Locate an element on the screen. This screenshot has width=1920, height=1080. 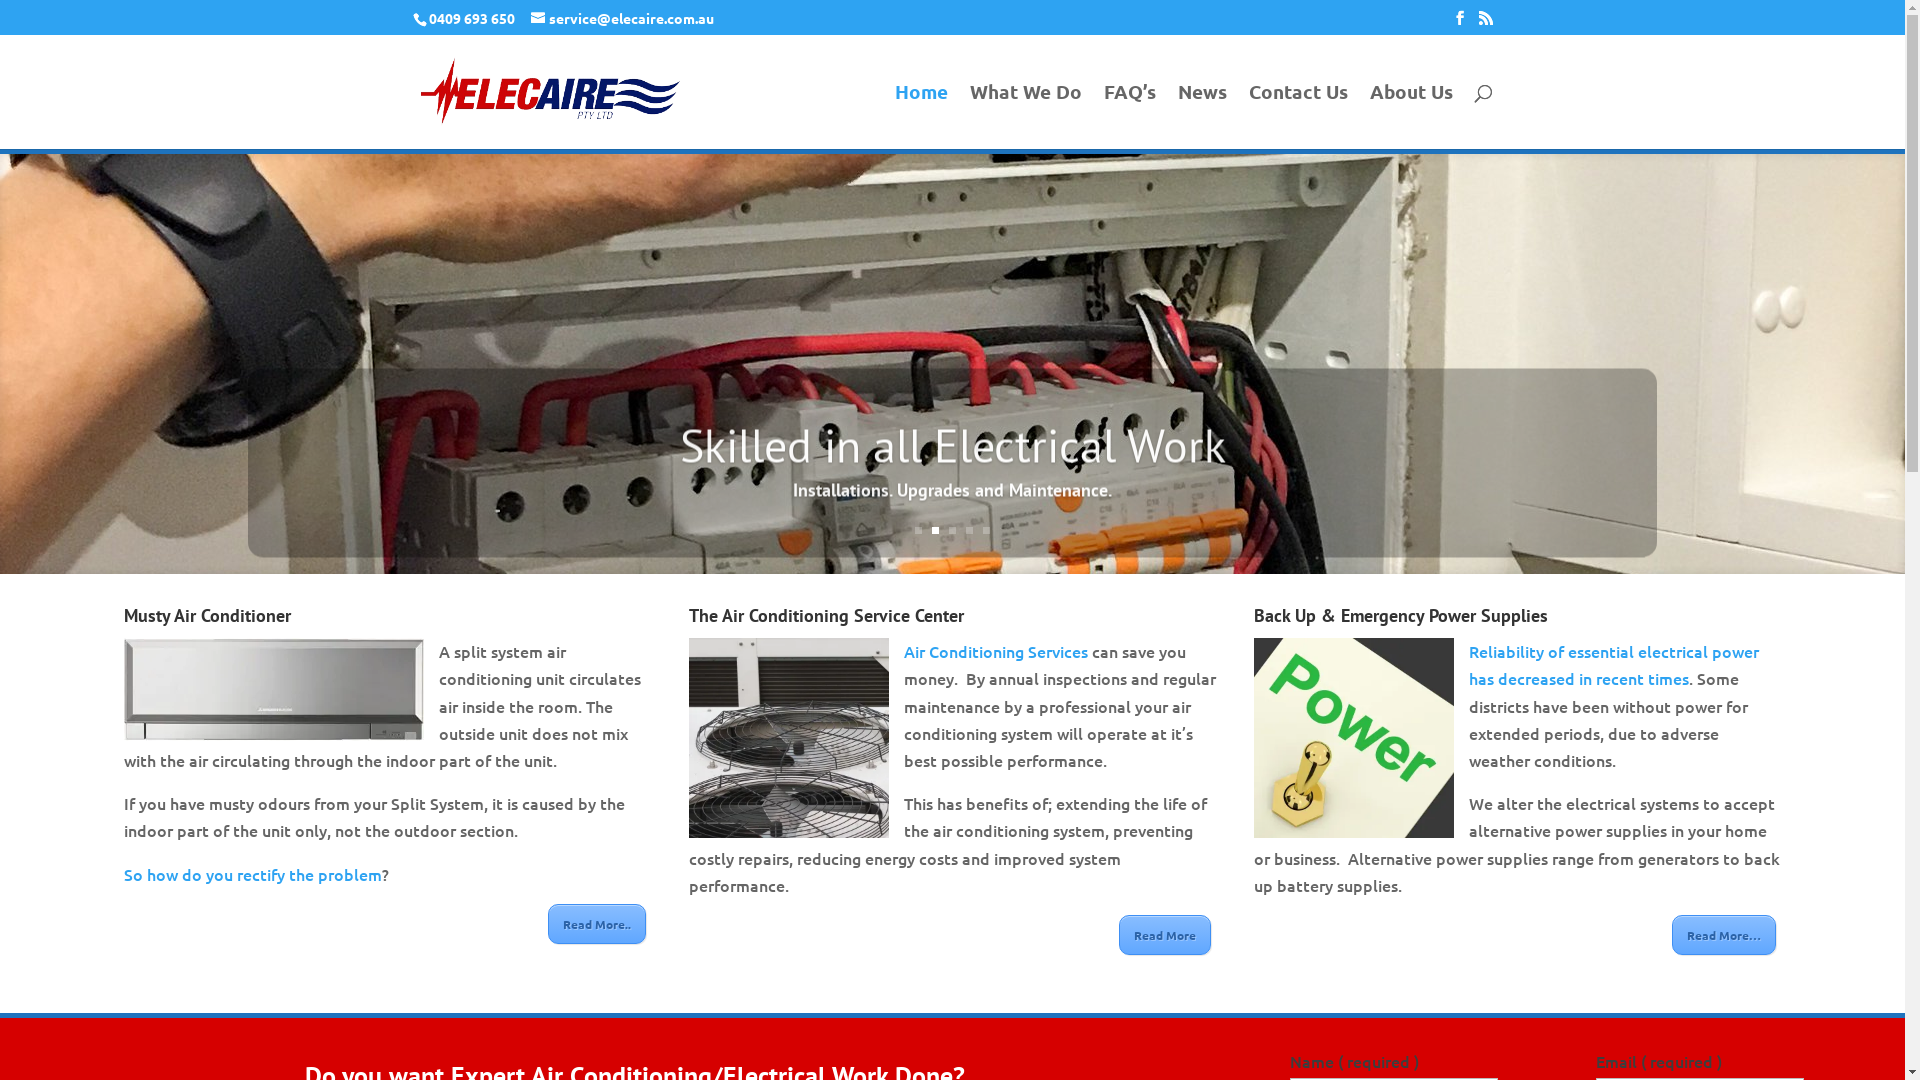
'0409 693 650' is located at coordinates (469, 16).